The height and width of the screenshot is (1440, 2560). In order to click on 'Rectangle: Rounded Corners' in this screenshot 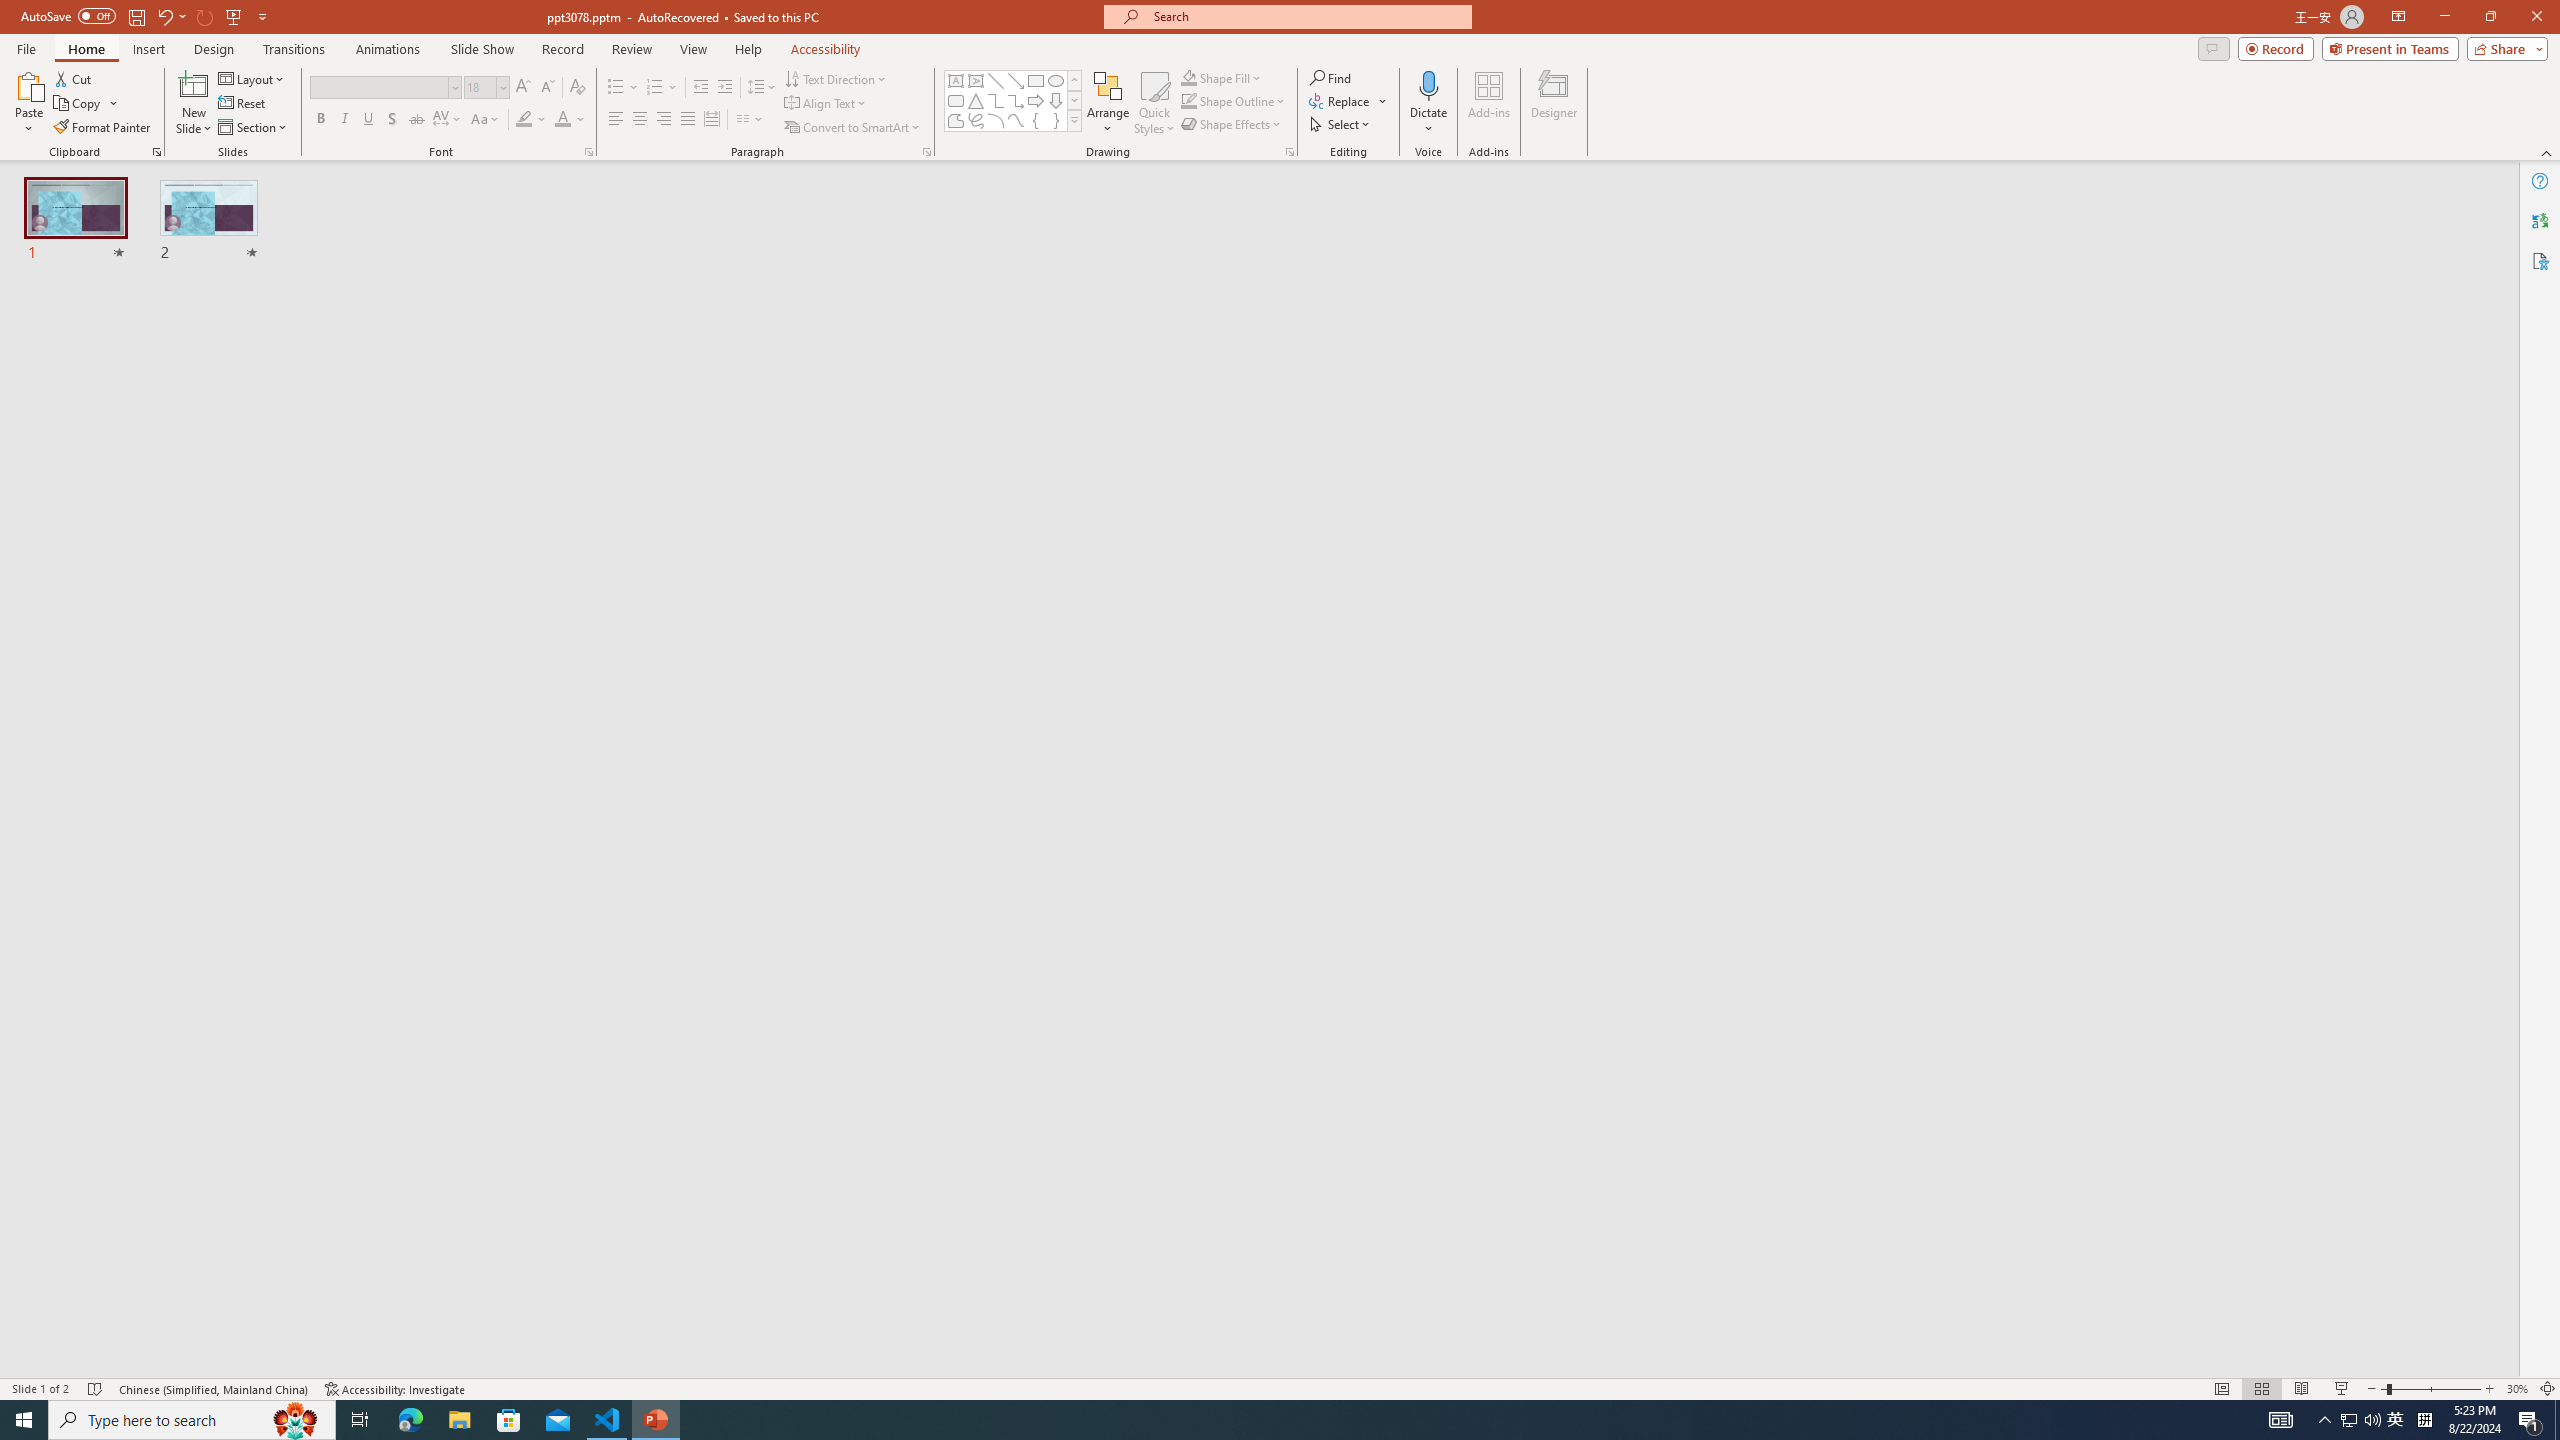, I will do `click(955, 99)`.